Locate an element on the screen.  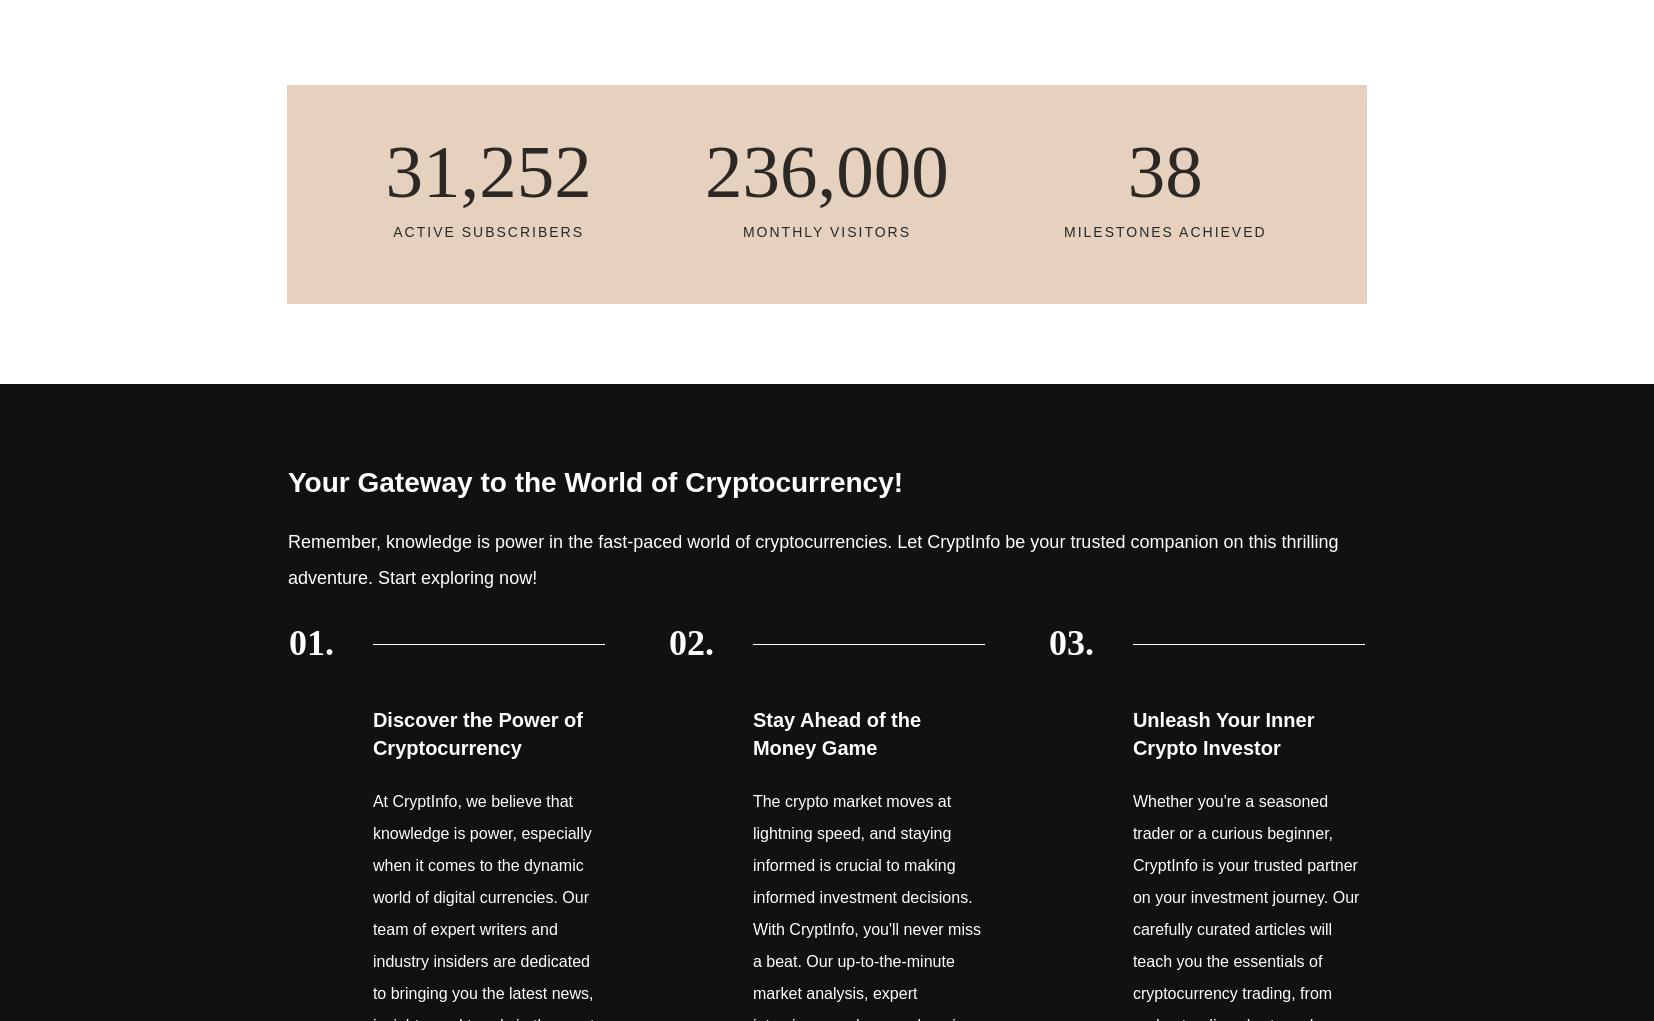
'236,000' is located at coordinates (826, 170).